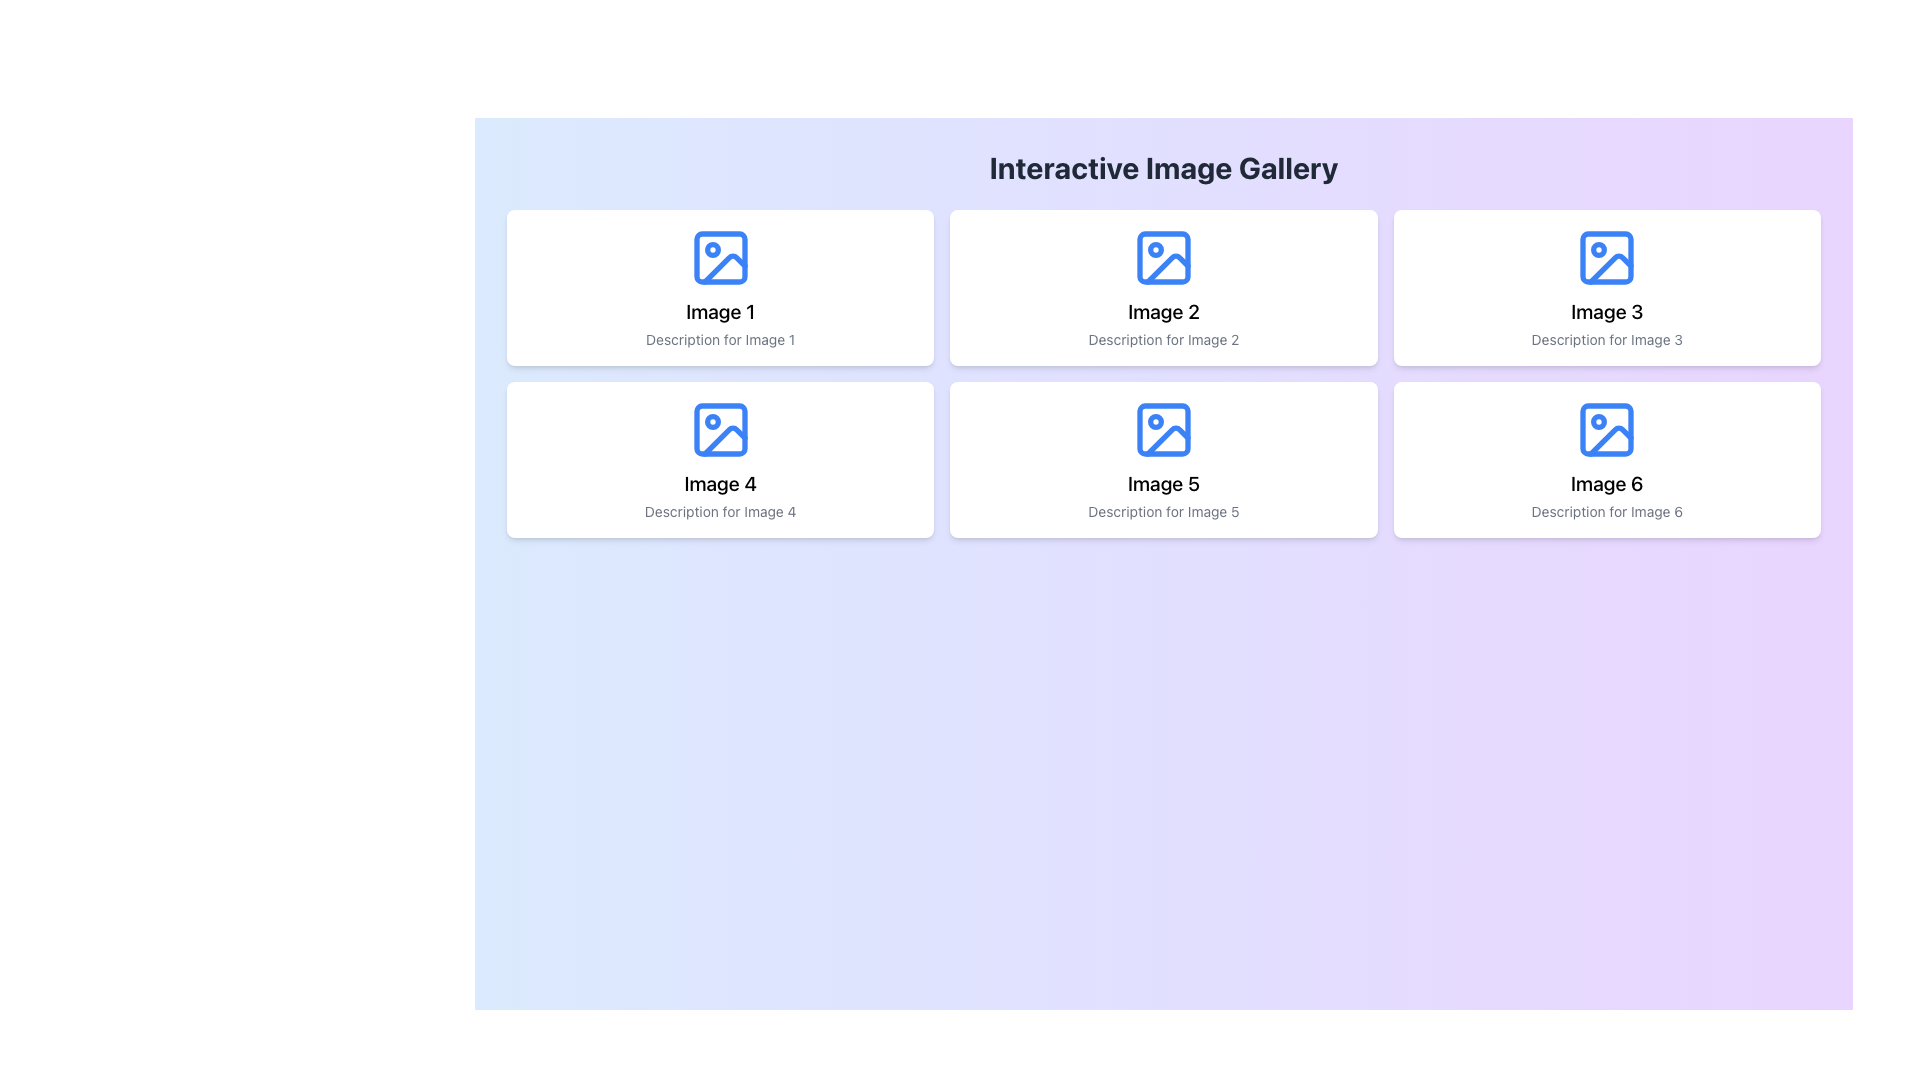 The image size is (1920, 1080). What do you see at coordinates (1607, 459) in the screenshot?
I see `the interactive display card for 'Image 6', located at the bottom-right corner of the grid layout` at bounding box center [1607, 459].